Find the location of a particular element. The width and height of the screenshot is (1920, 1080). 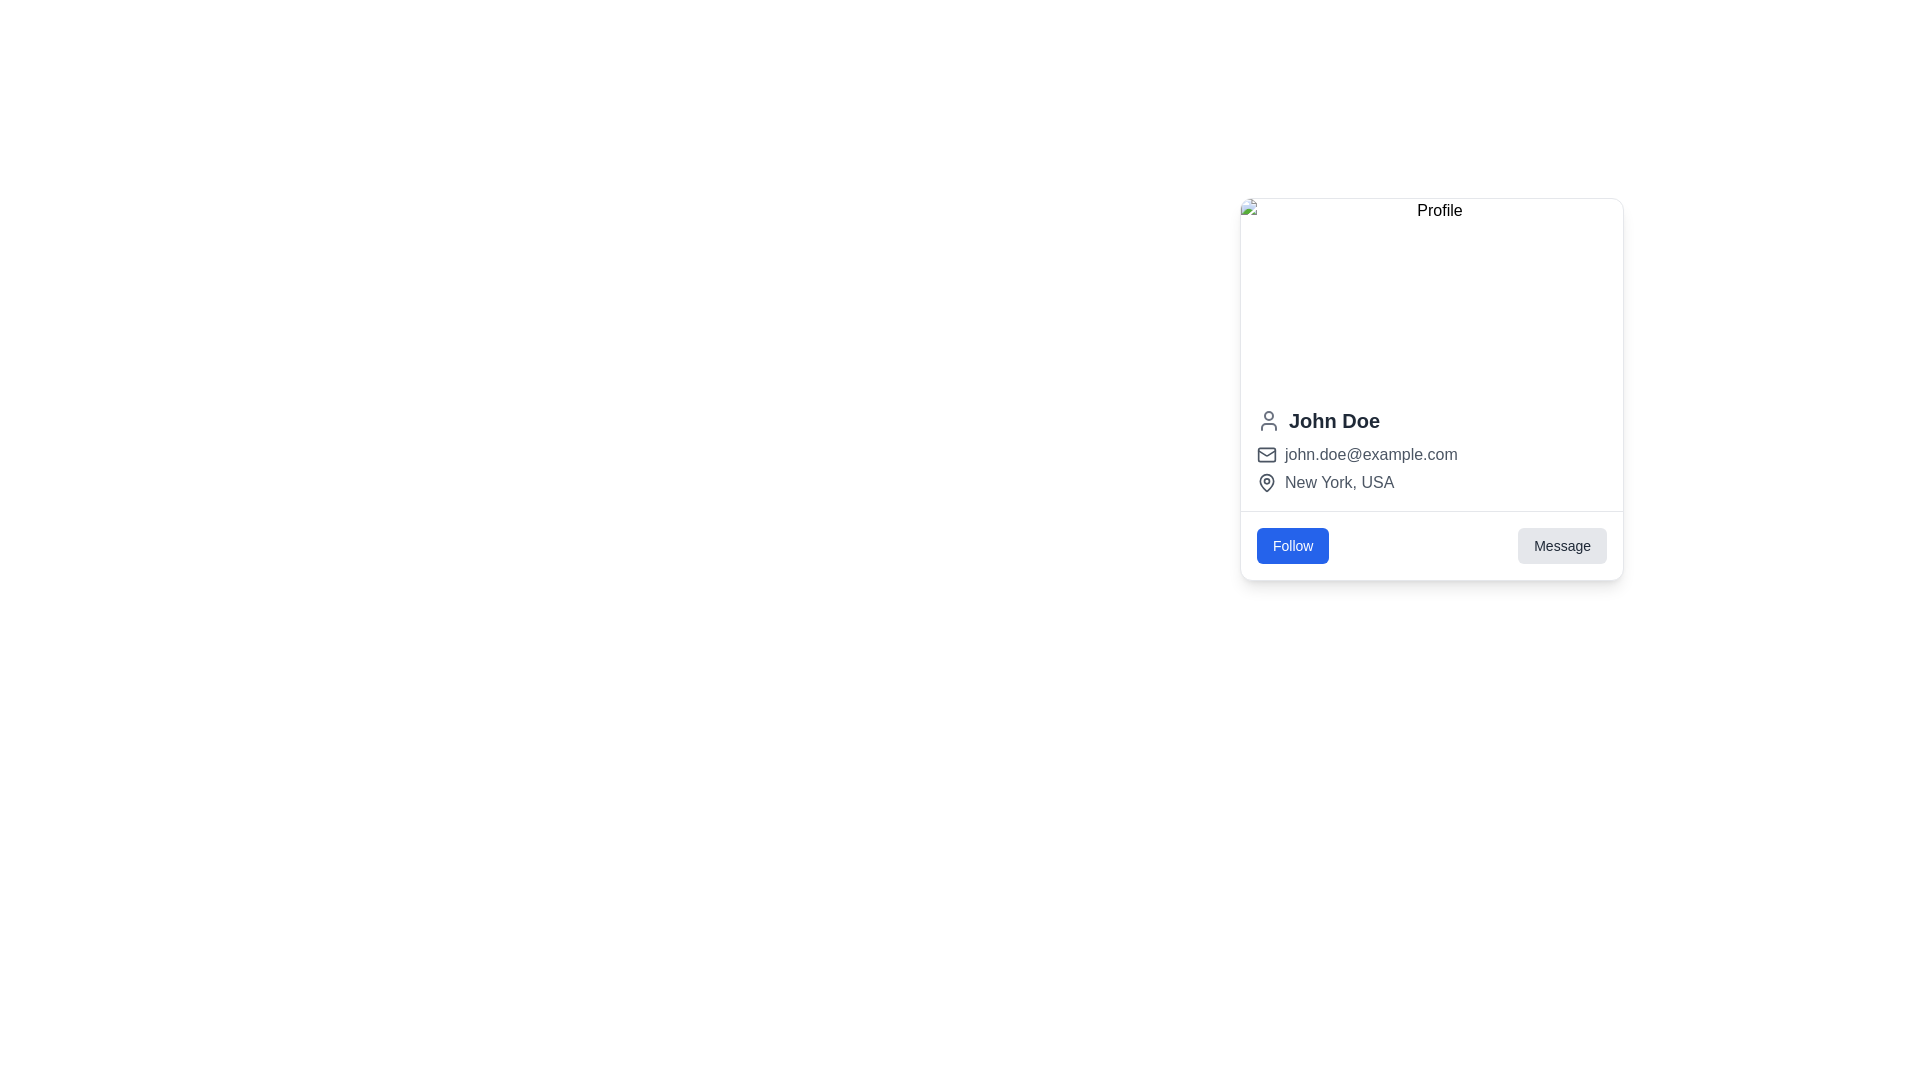

the 'Message' button located at the bottom-right area of the profile card interface, which has a light gray background and contains the text 'Message' is located at coordinates (1561, 546).